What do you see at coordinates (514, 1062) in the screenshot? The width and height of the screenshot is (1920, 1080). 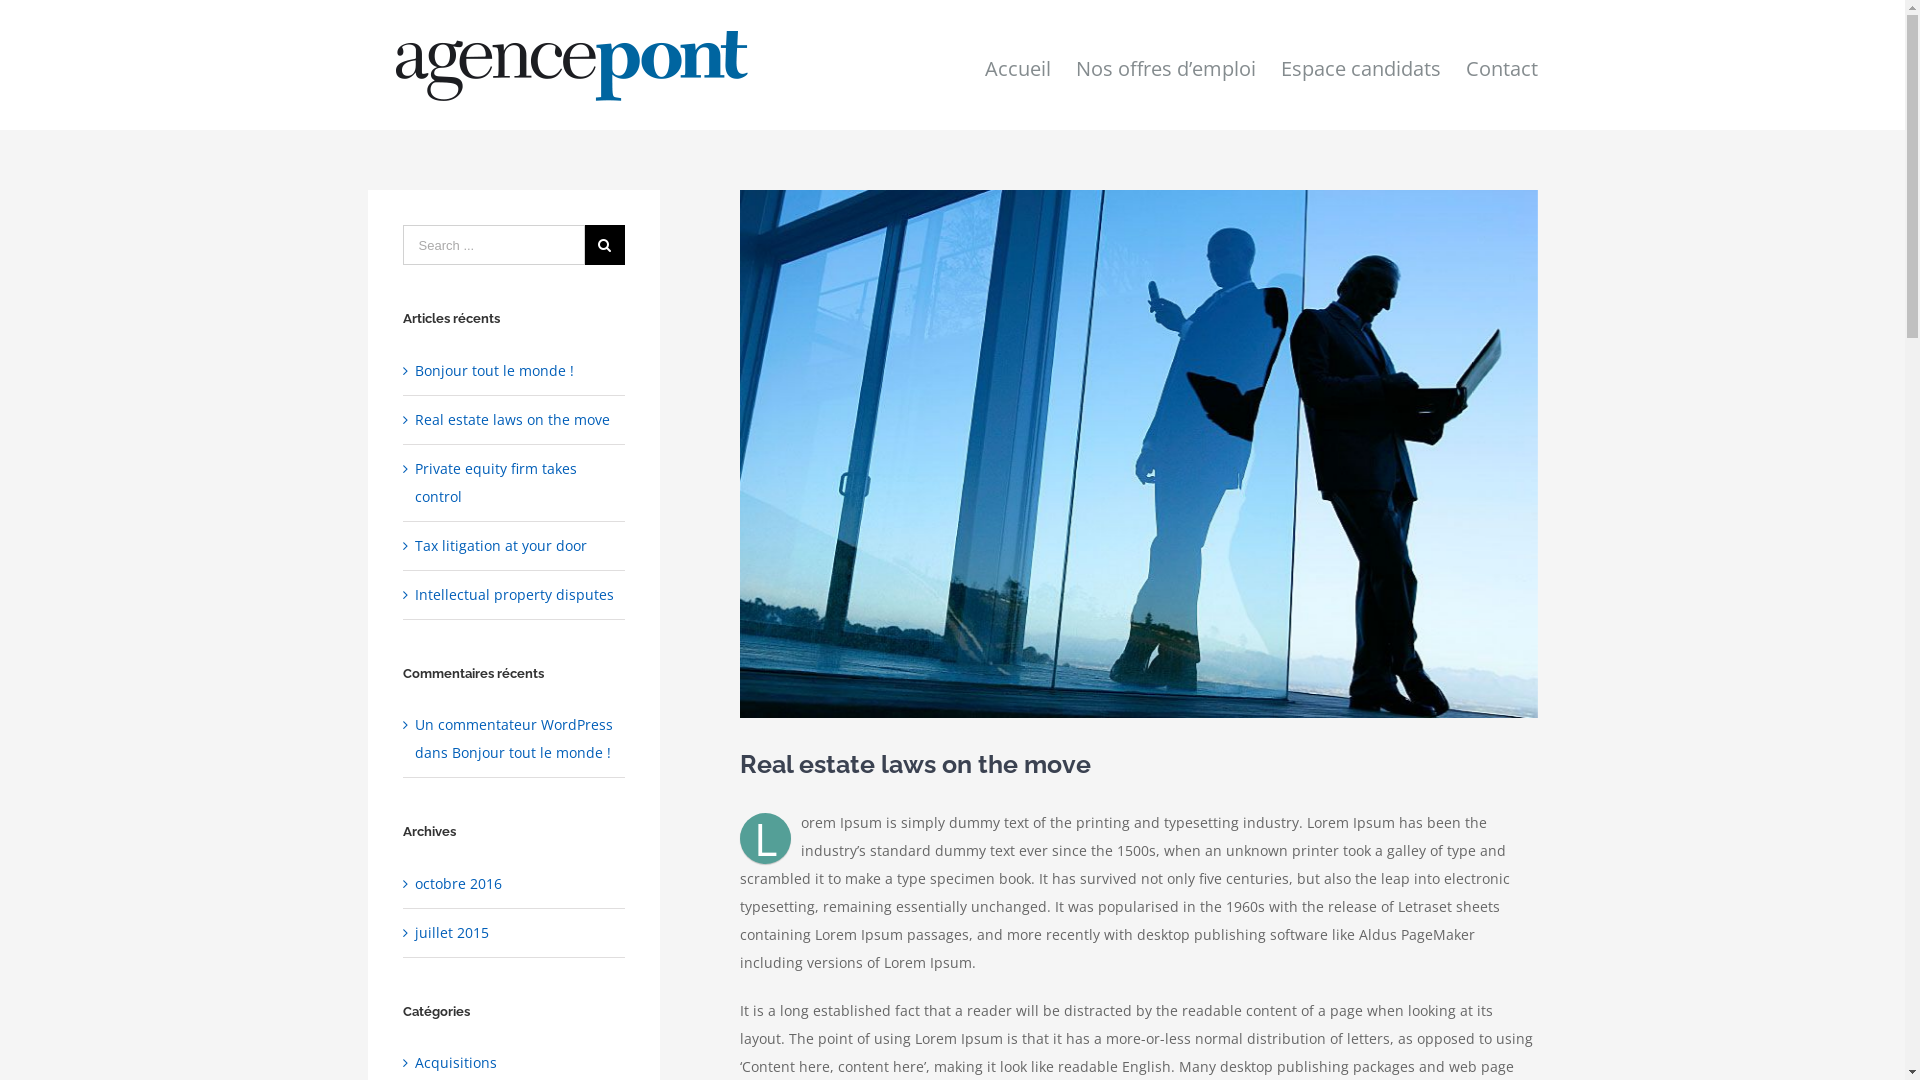 I see `'Acquisitions'` at bounding box center [514, 1062].